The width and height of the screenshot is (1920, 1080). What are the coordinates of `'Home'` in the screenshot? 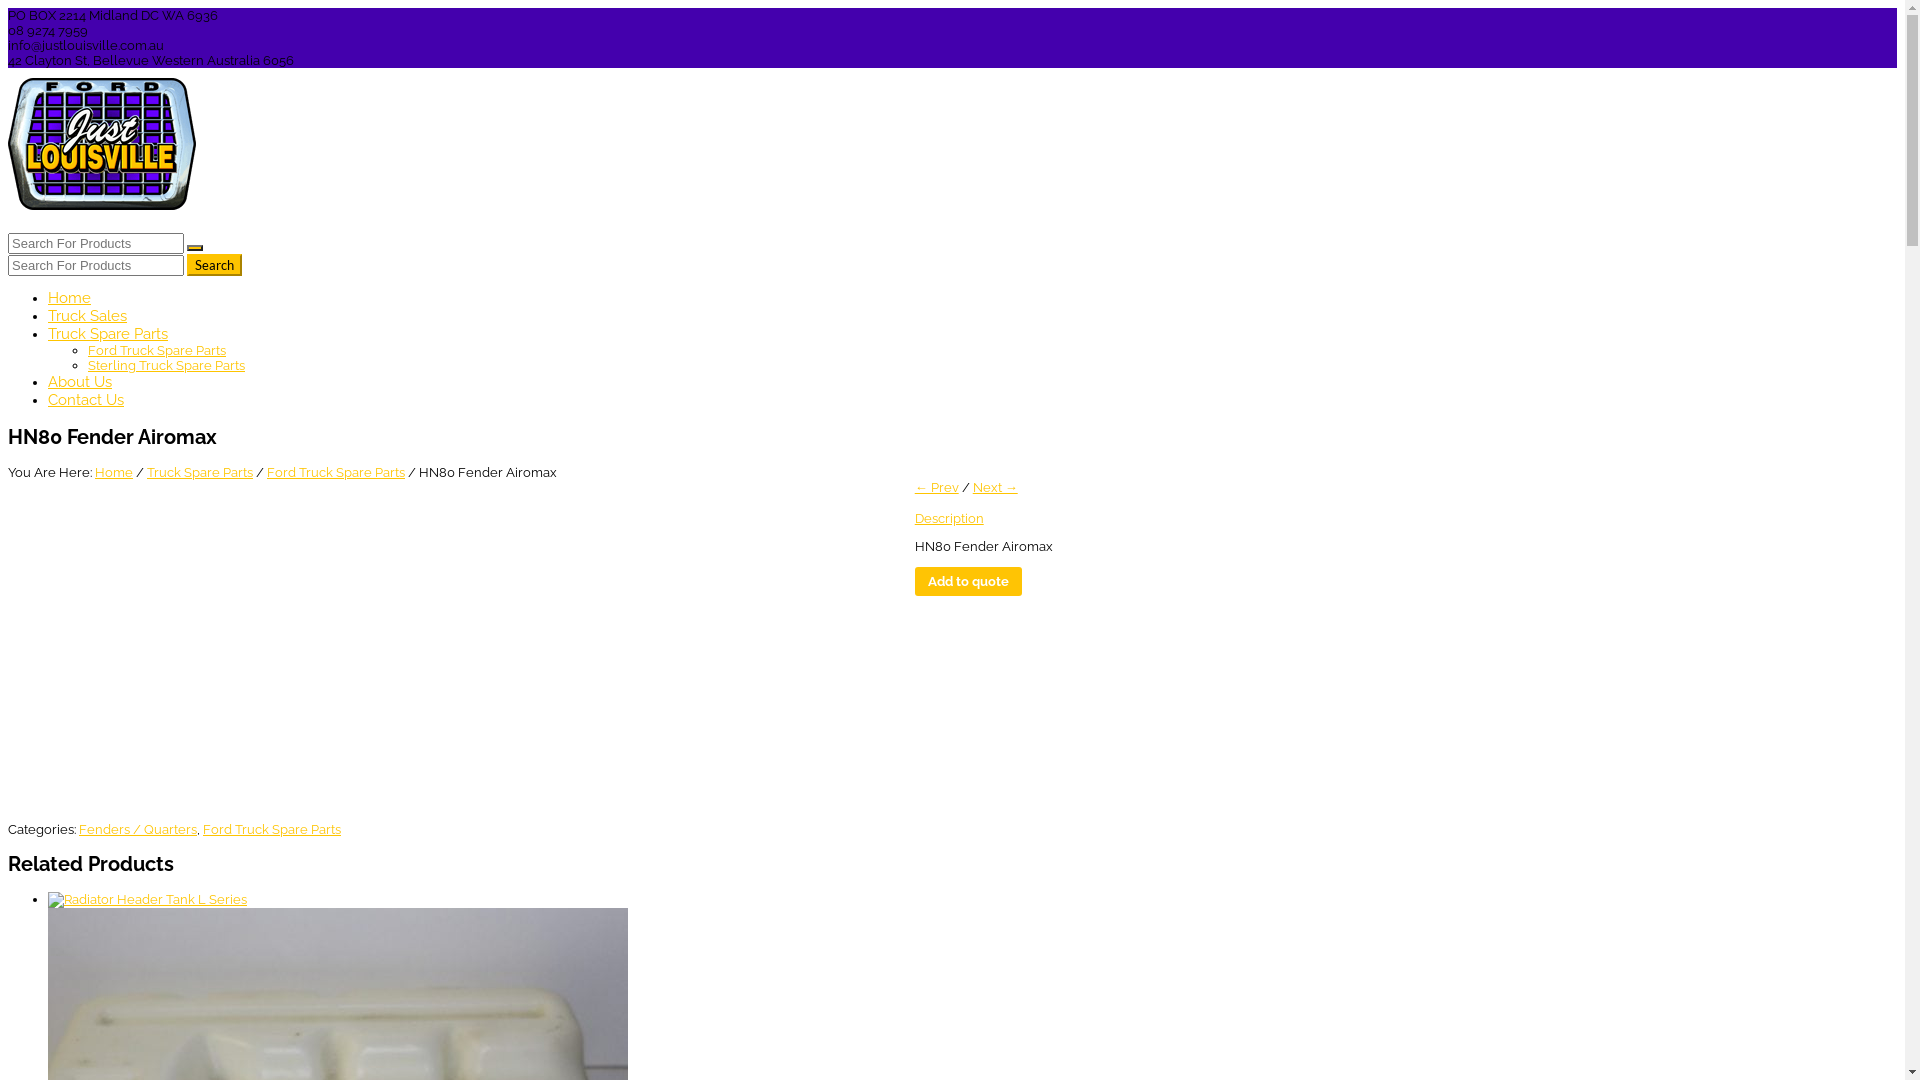 It's located at (113, 472).